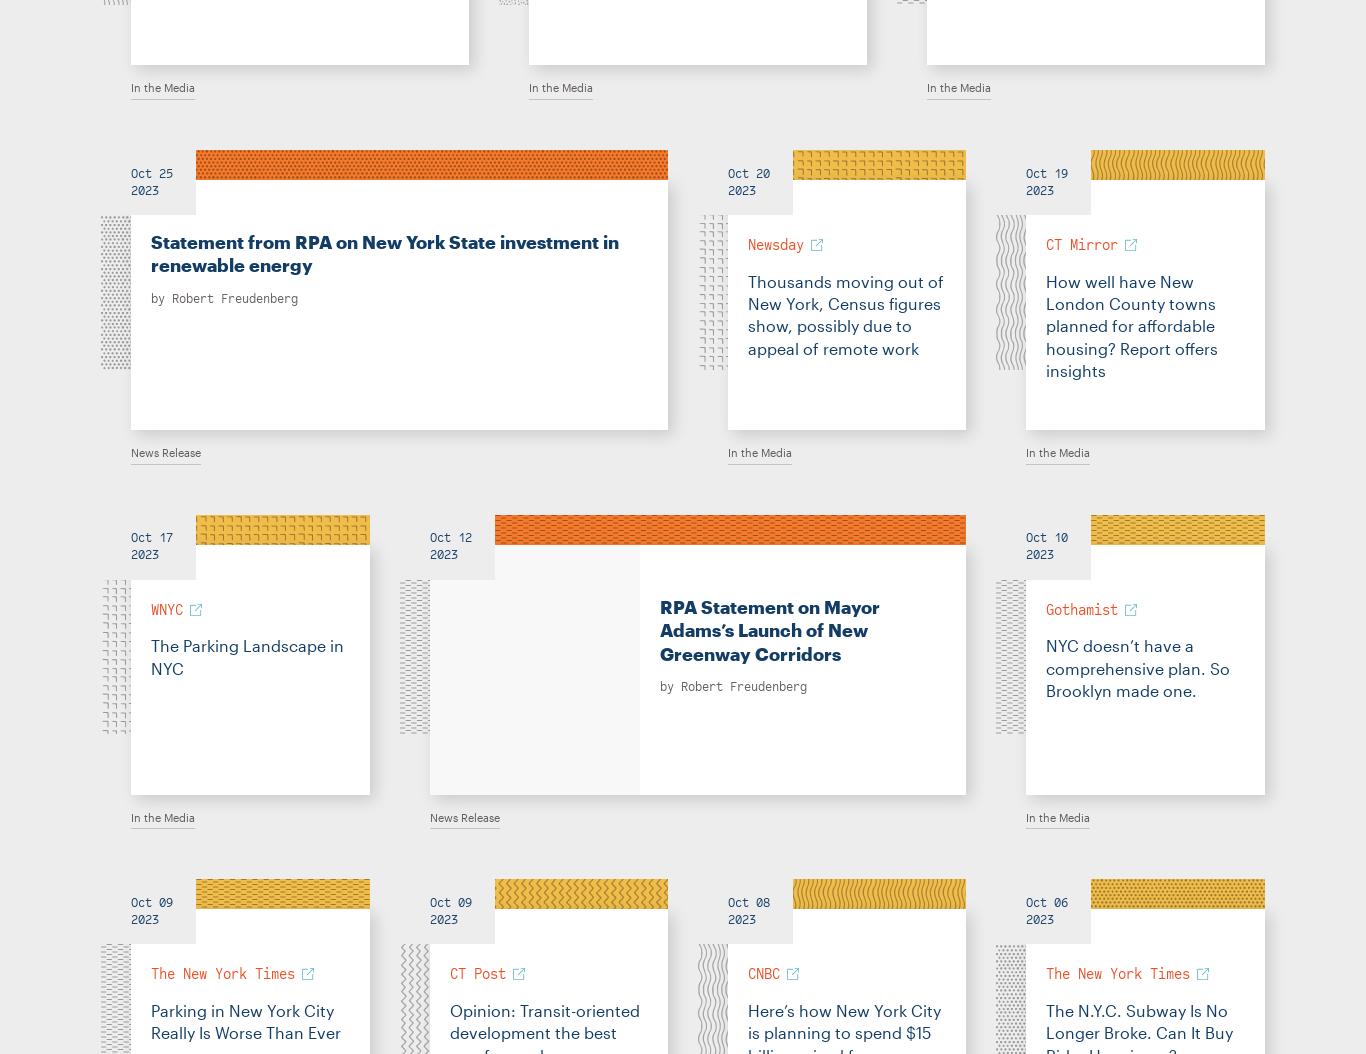  What do you see at coordinates (247, 656) in the screenshot?
I see `'The Parking Landscape in NYC'` at bounding box center [247, 656].